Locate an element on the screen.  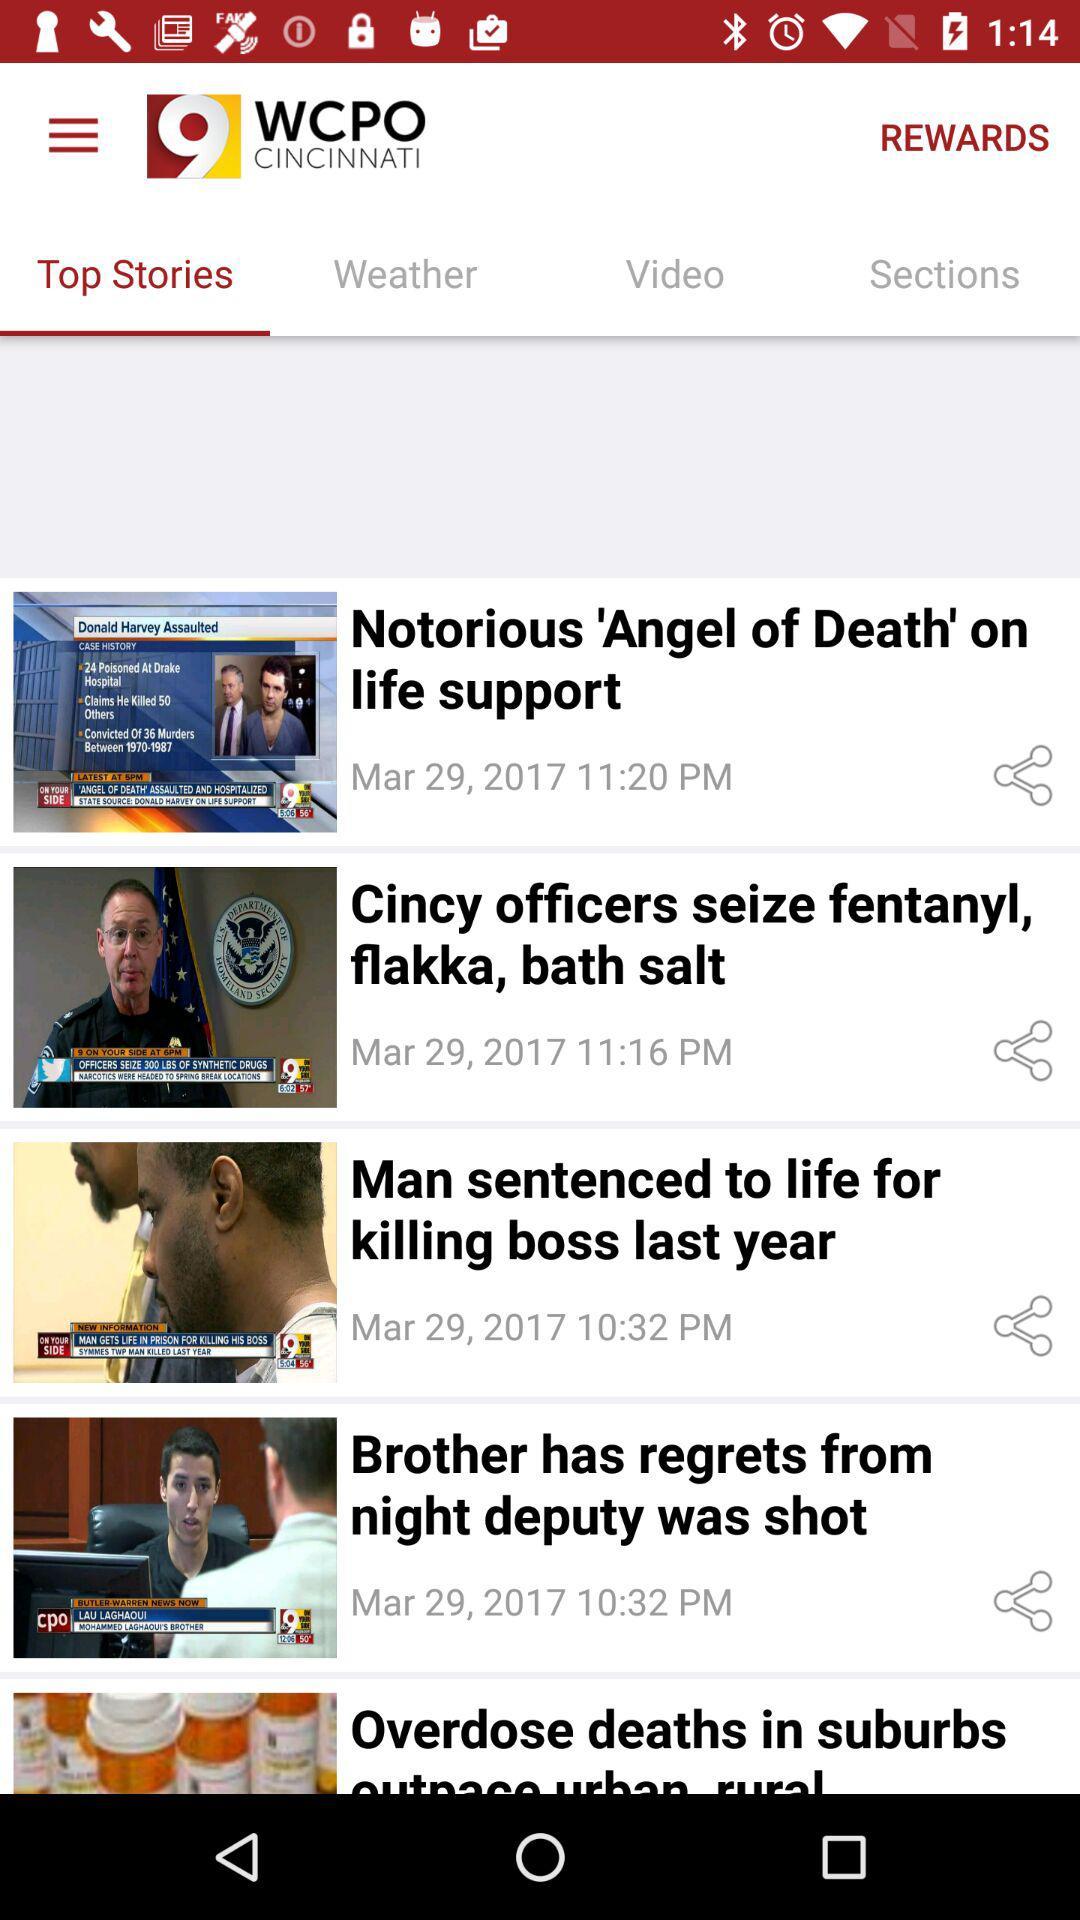
share settings is located at coordinates (1027, 1601).